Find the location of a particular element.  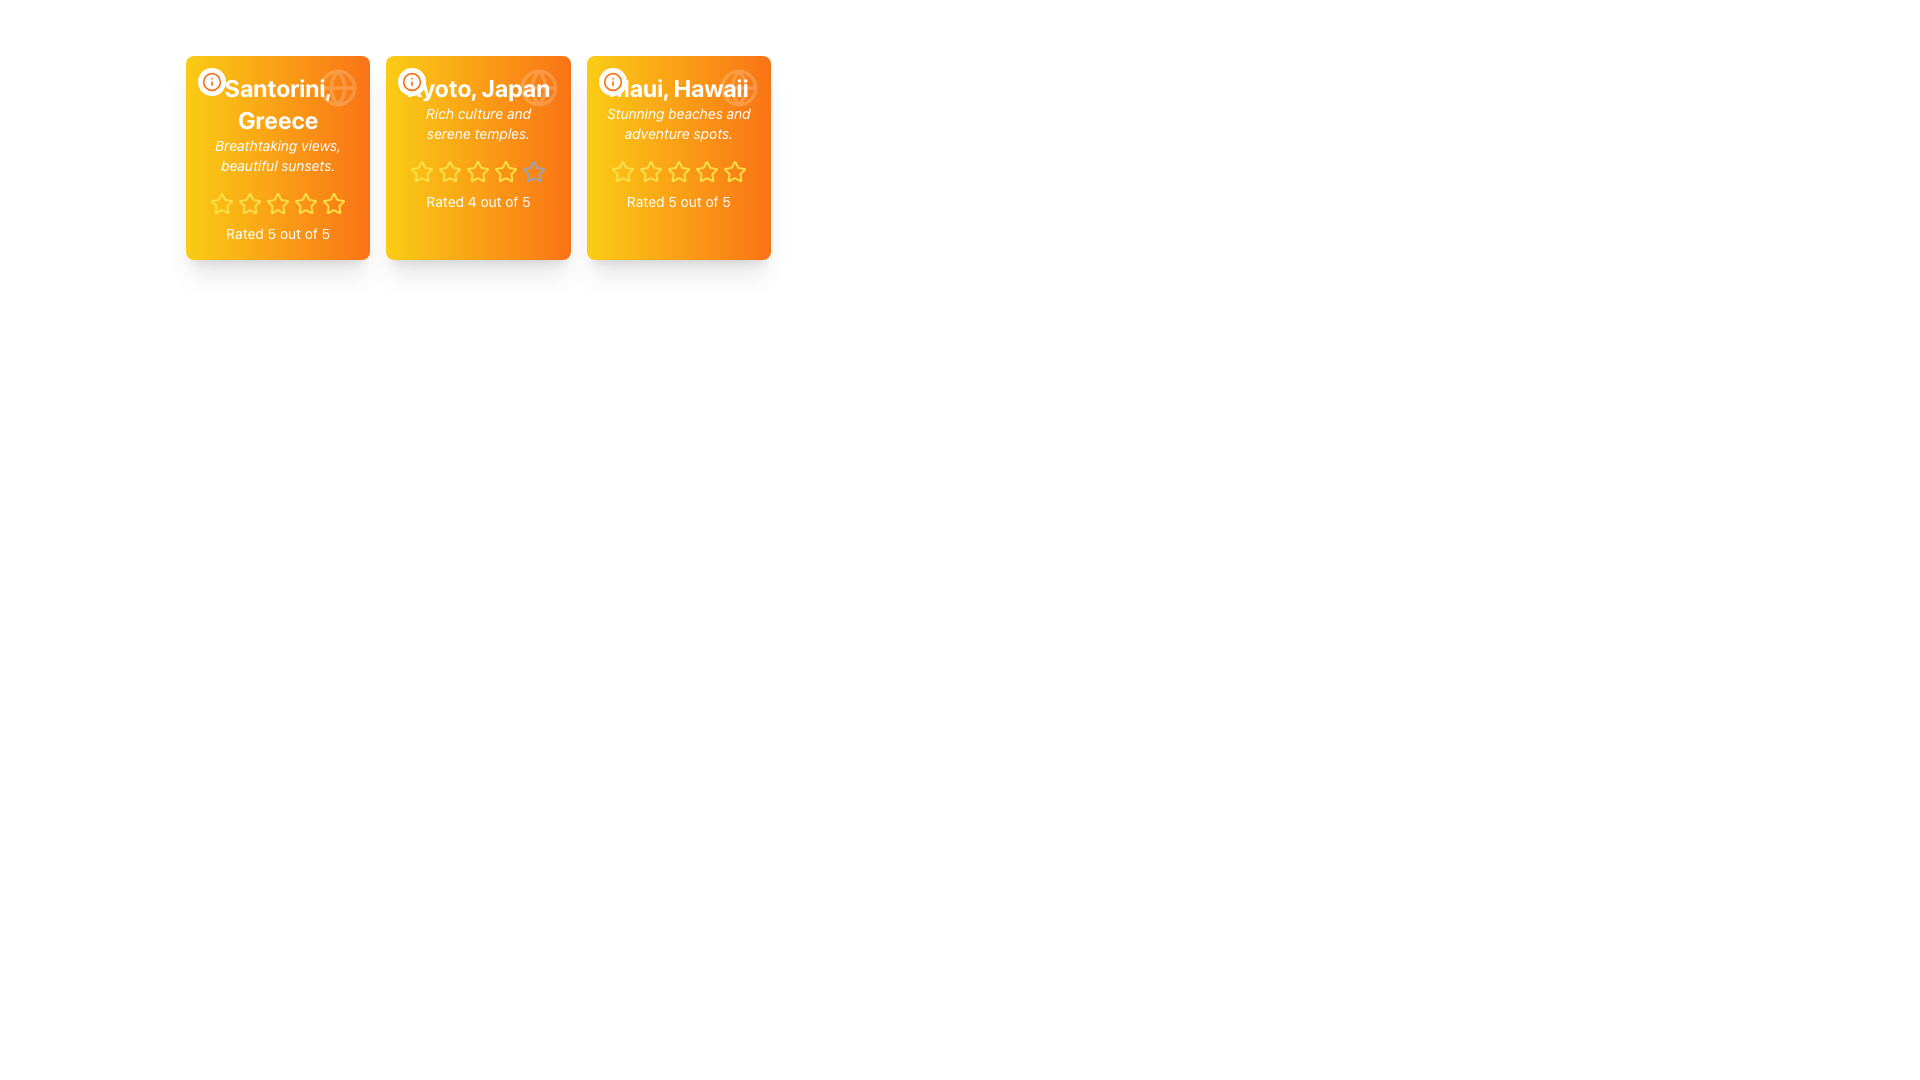

the 5-star rating indicator for 'Santorini, Greece', located at the bottom of the card with the title 'Santorini, Greece' and the description 'Breathtaking views, beautiful sunsets.' is located at coordinates (277, 204).